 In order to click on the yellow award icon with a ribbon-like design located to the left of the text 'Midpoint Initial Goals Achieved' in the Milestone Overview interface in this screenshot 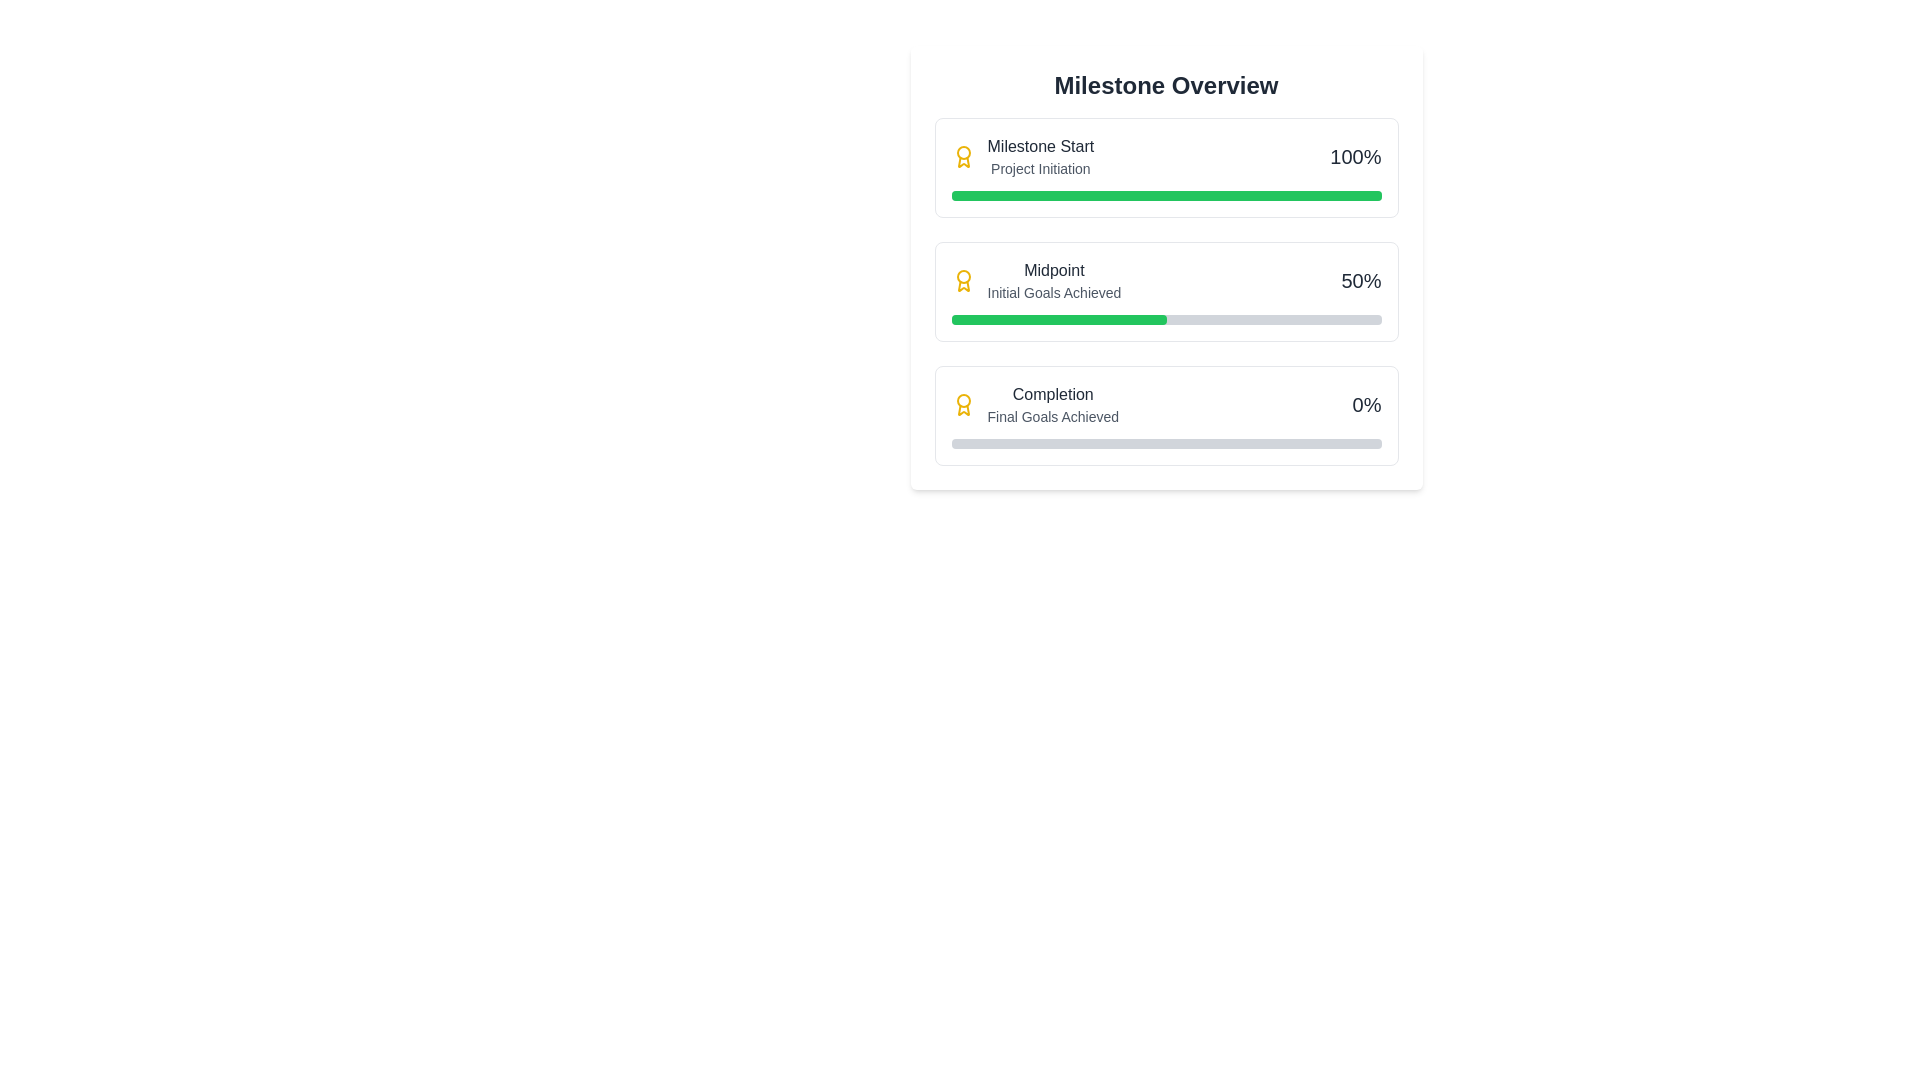, I will do `click(963, 281)`.